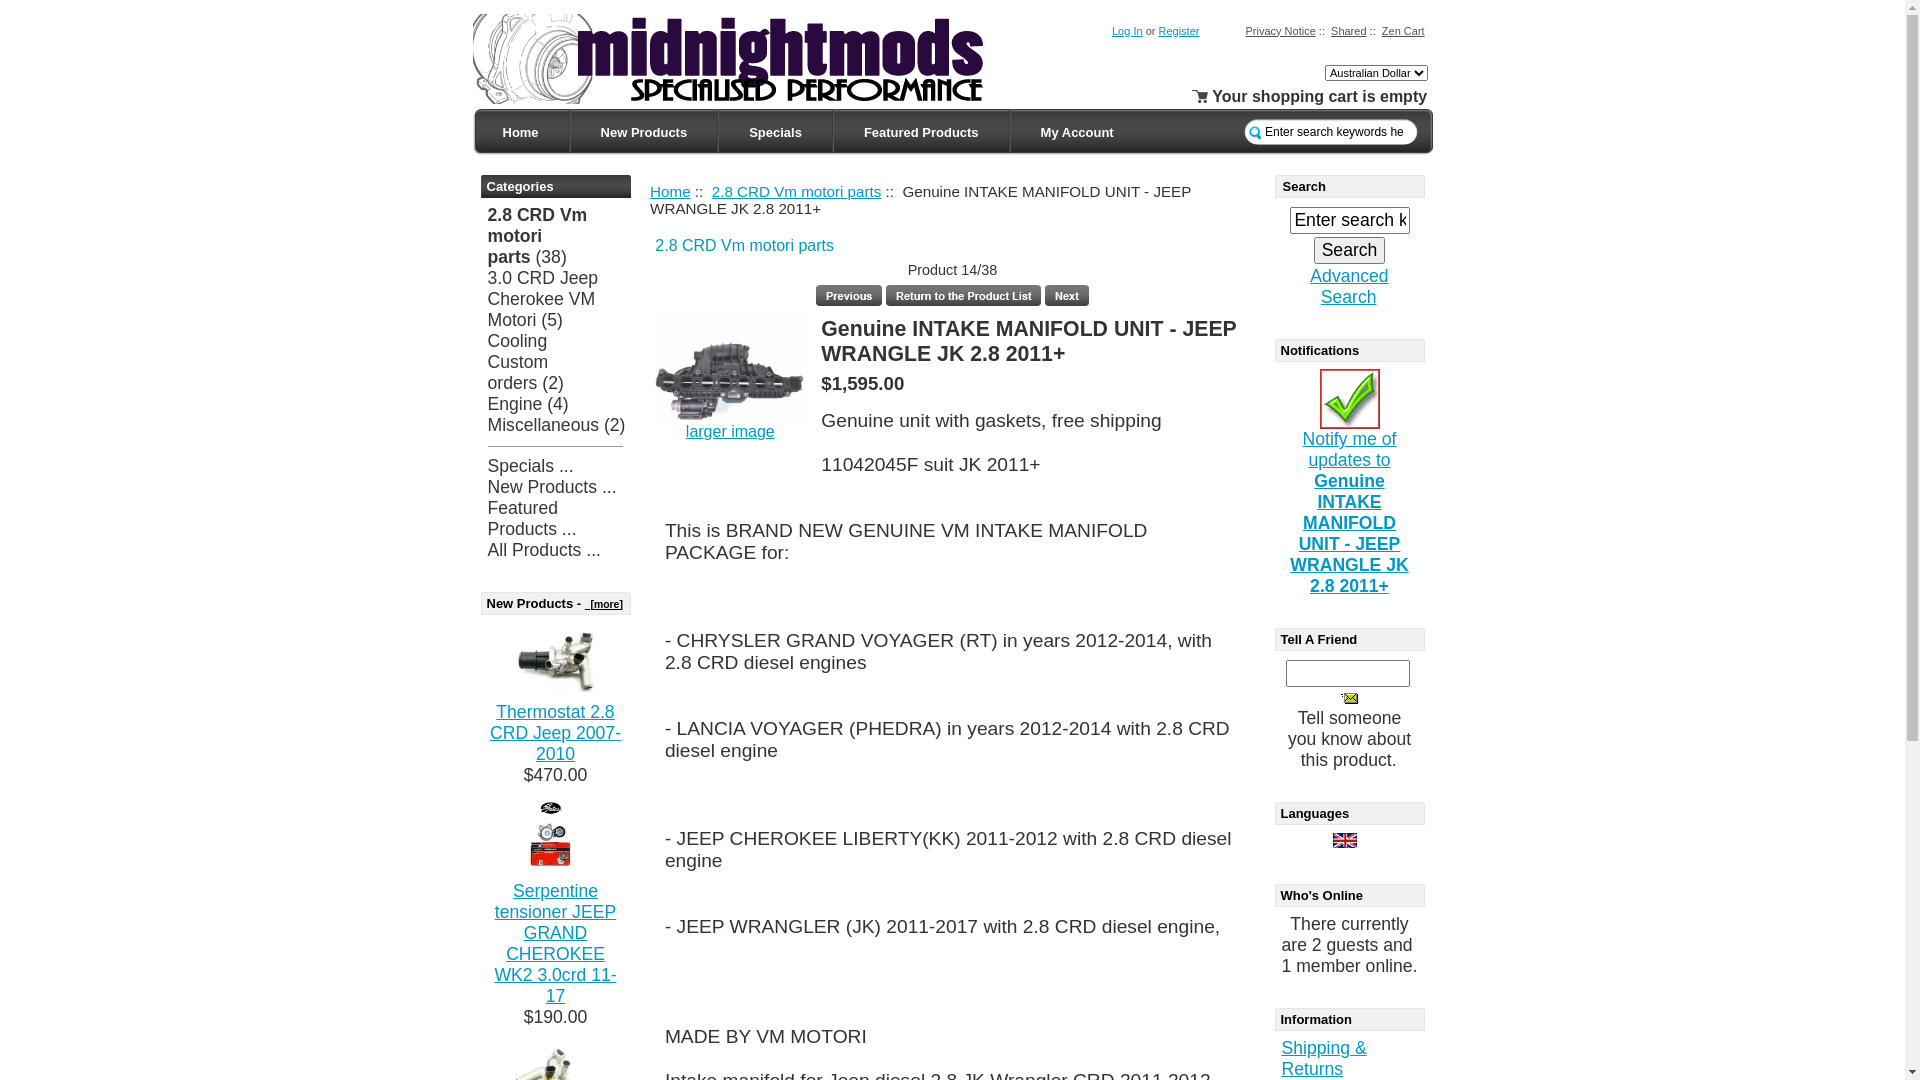 The image size is (1920, 1080). Describe the element at coordinates (515, 662) in the screenshot. I see `' Thermostat 2.8 CRD Jeep 2007-2010 '` at that location.